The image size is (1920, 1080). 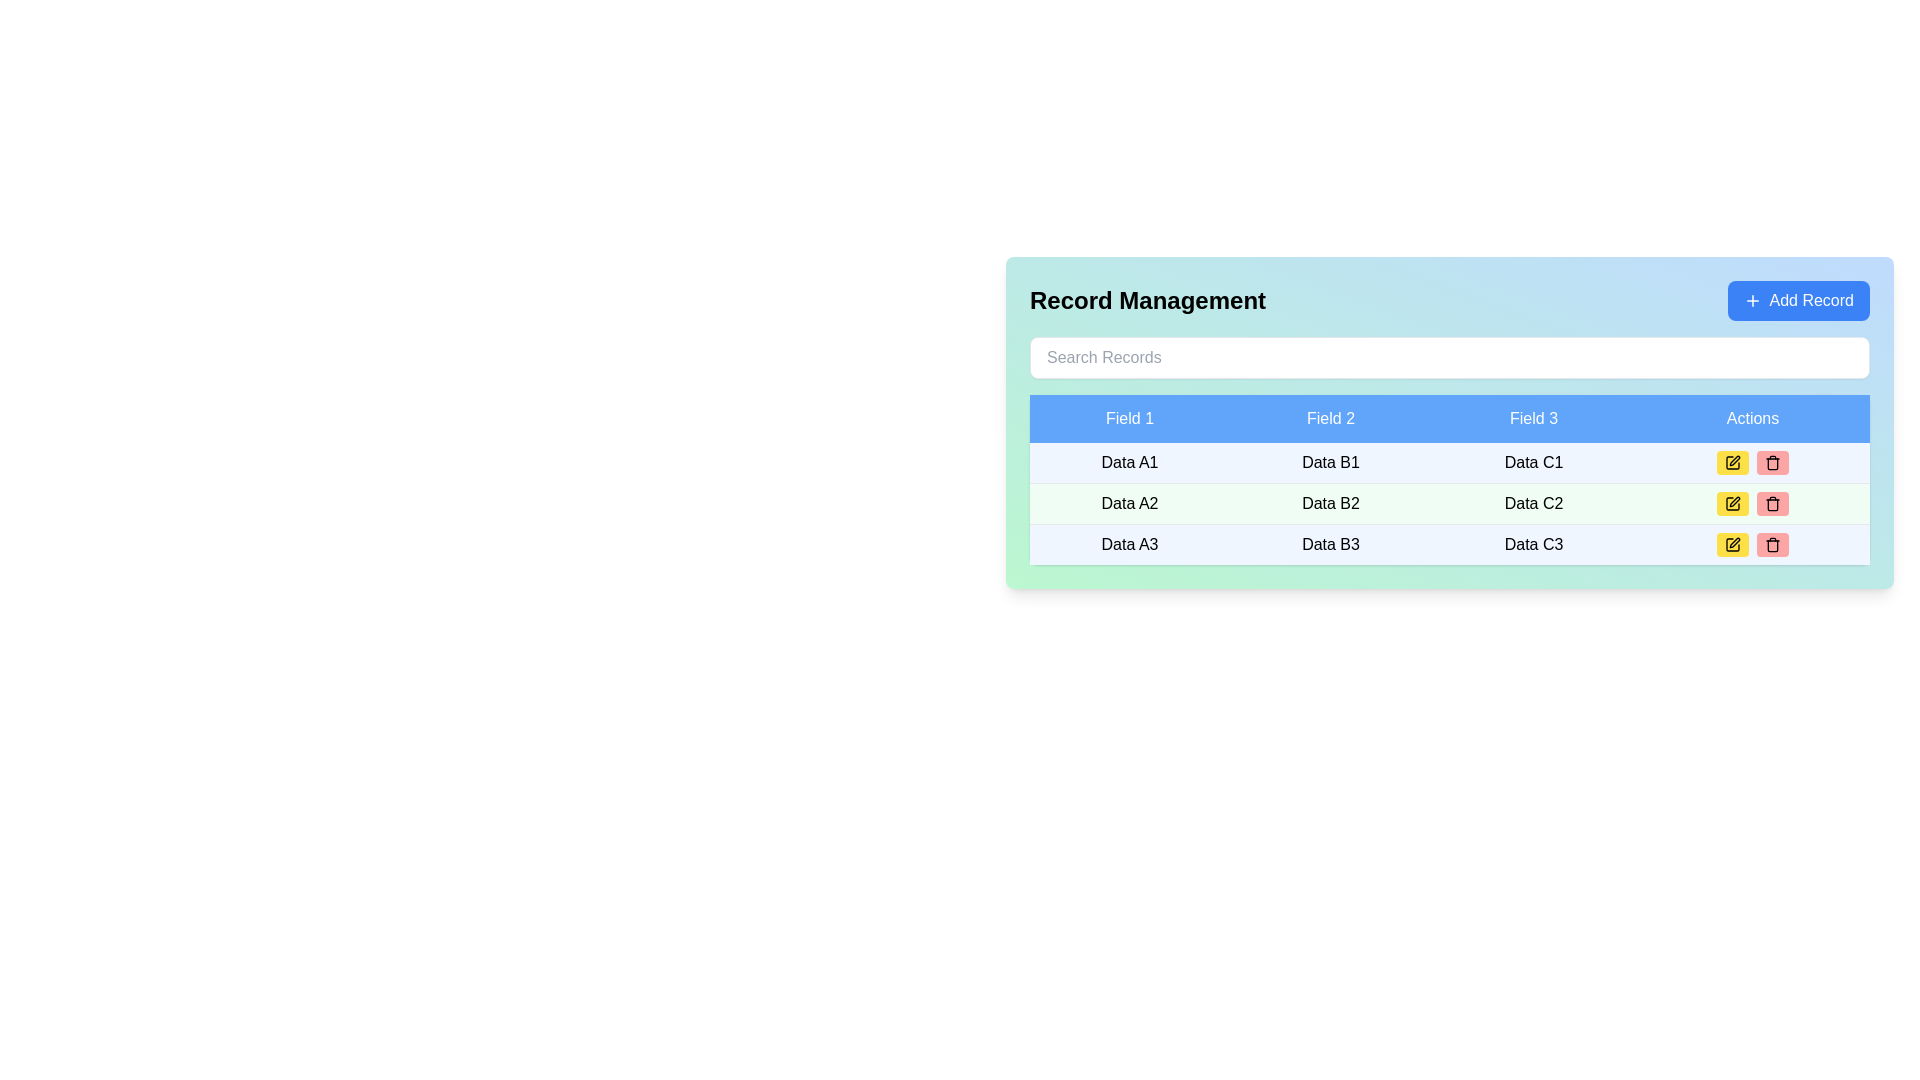 I want to click on the yellow pen icon button in the 'Actions' column of the second row of the table, so click(x=1731, y=462).